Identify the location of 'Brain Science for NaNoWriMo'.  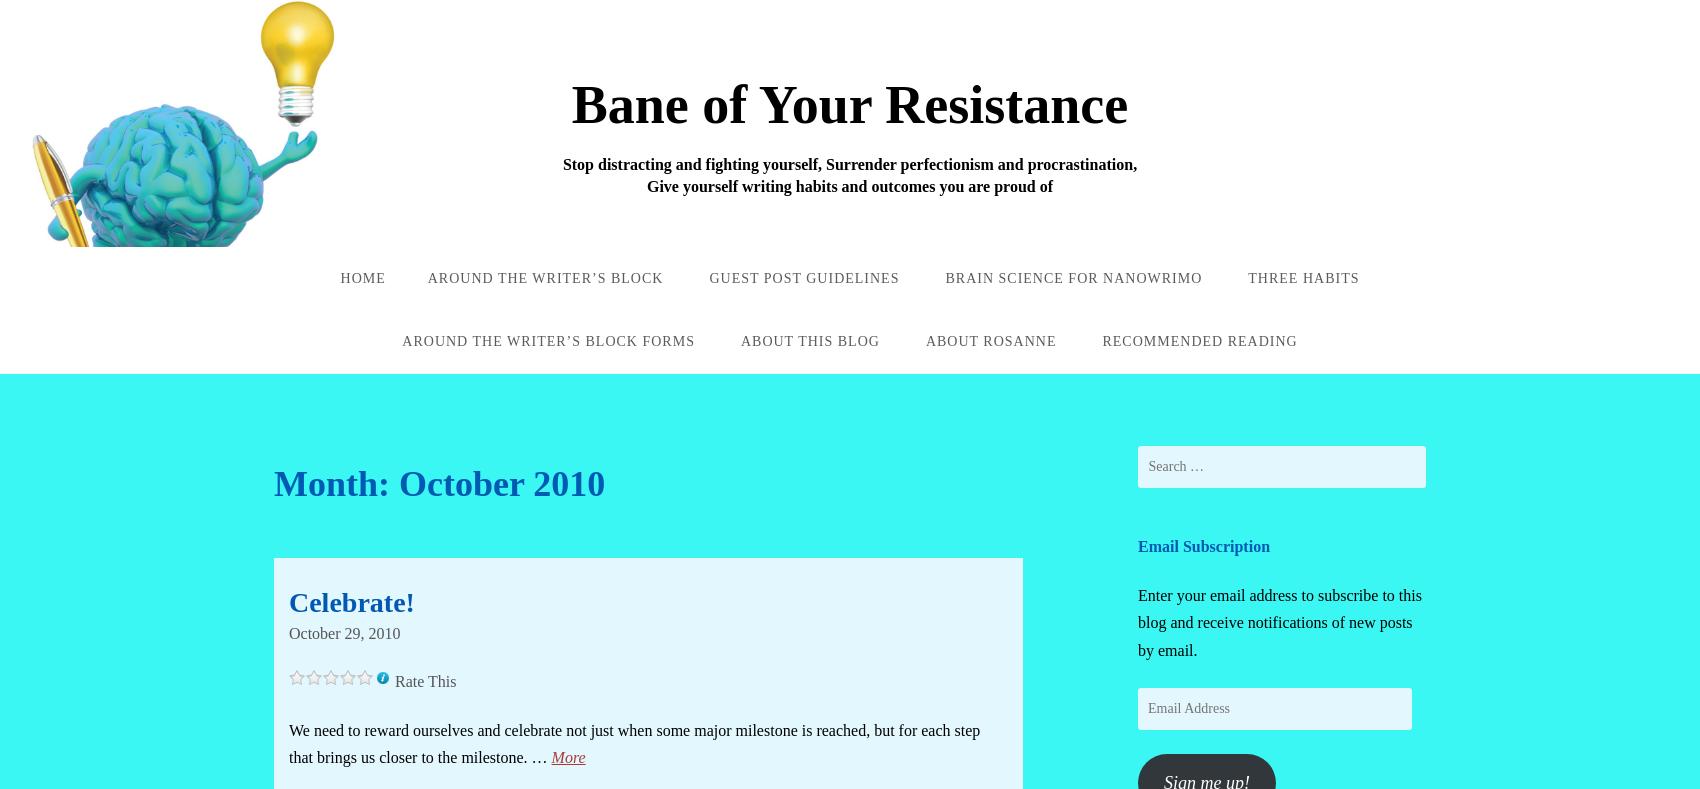
(1073, 277).